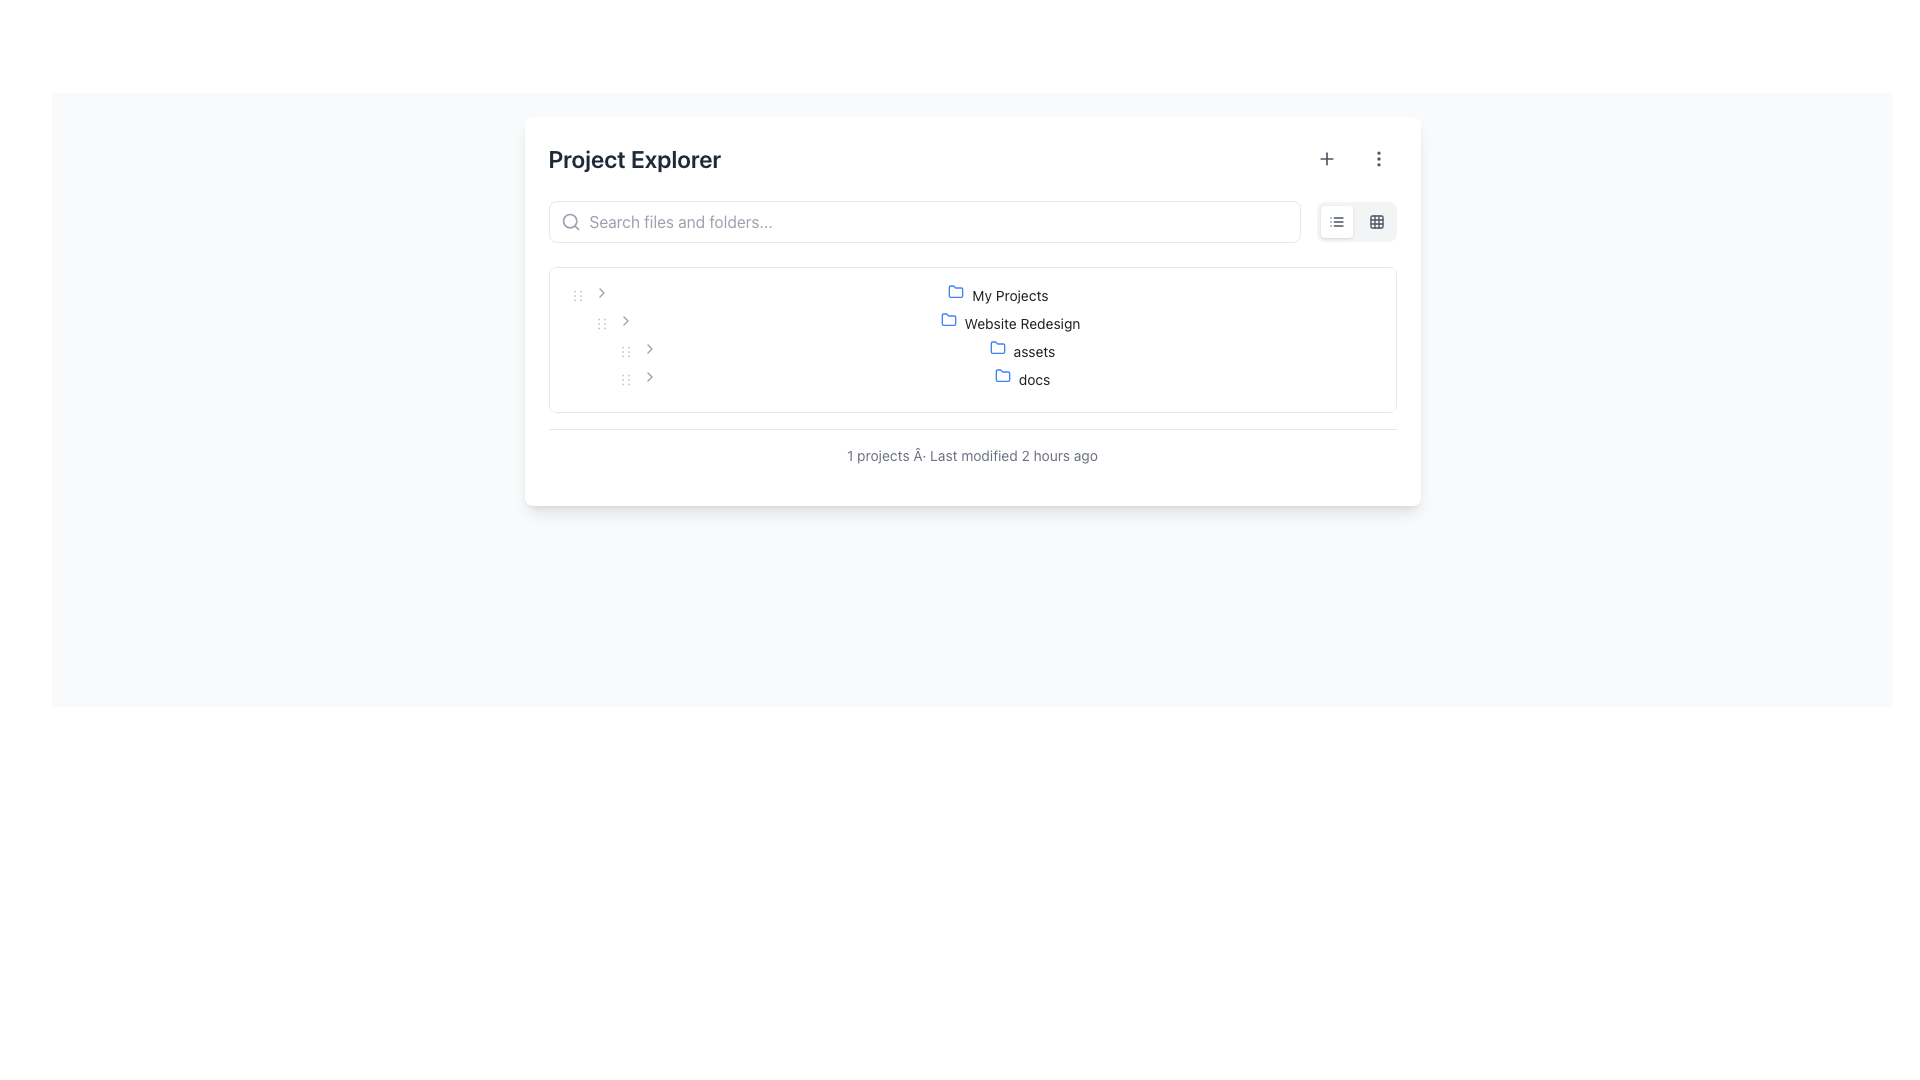 The width and height of the screenshot is (1920, 1080). What do you see at coordinates (588, 350) in the screenshot?
I see `the indentation unit in the Project Explorer, located under the 'assets' node, which contributes to the indentation for that node` at bounding box center [588, 350].